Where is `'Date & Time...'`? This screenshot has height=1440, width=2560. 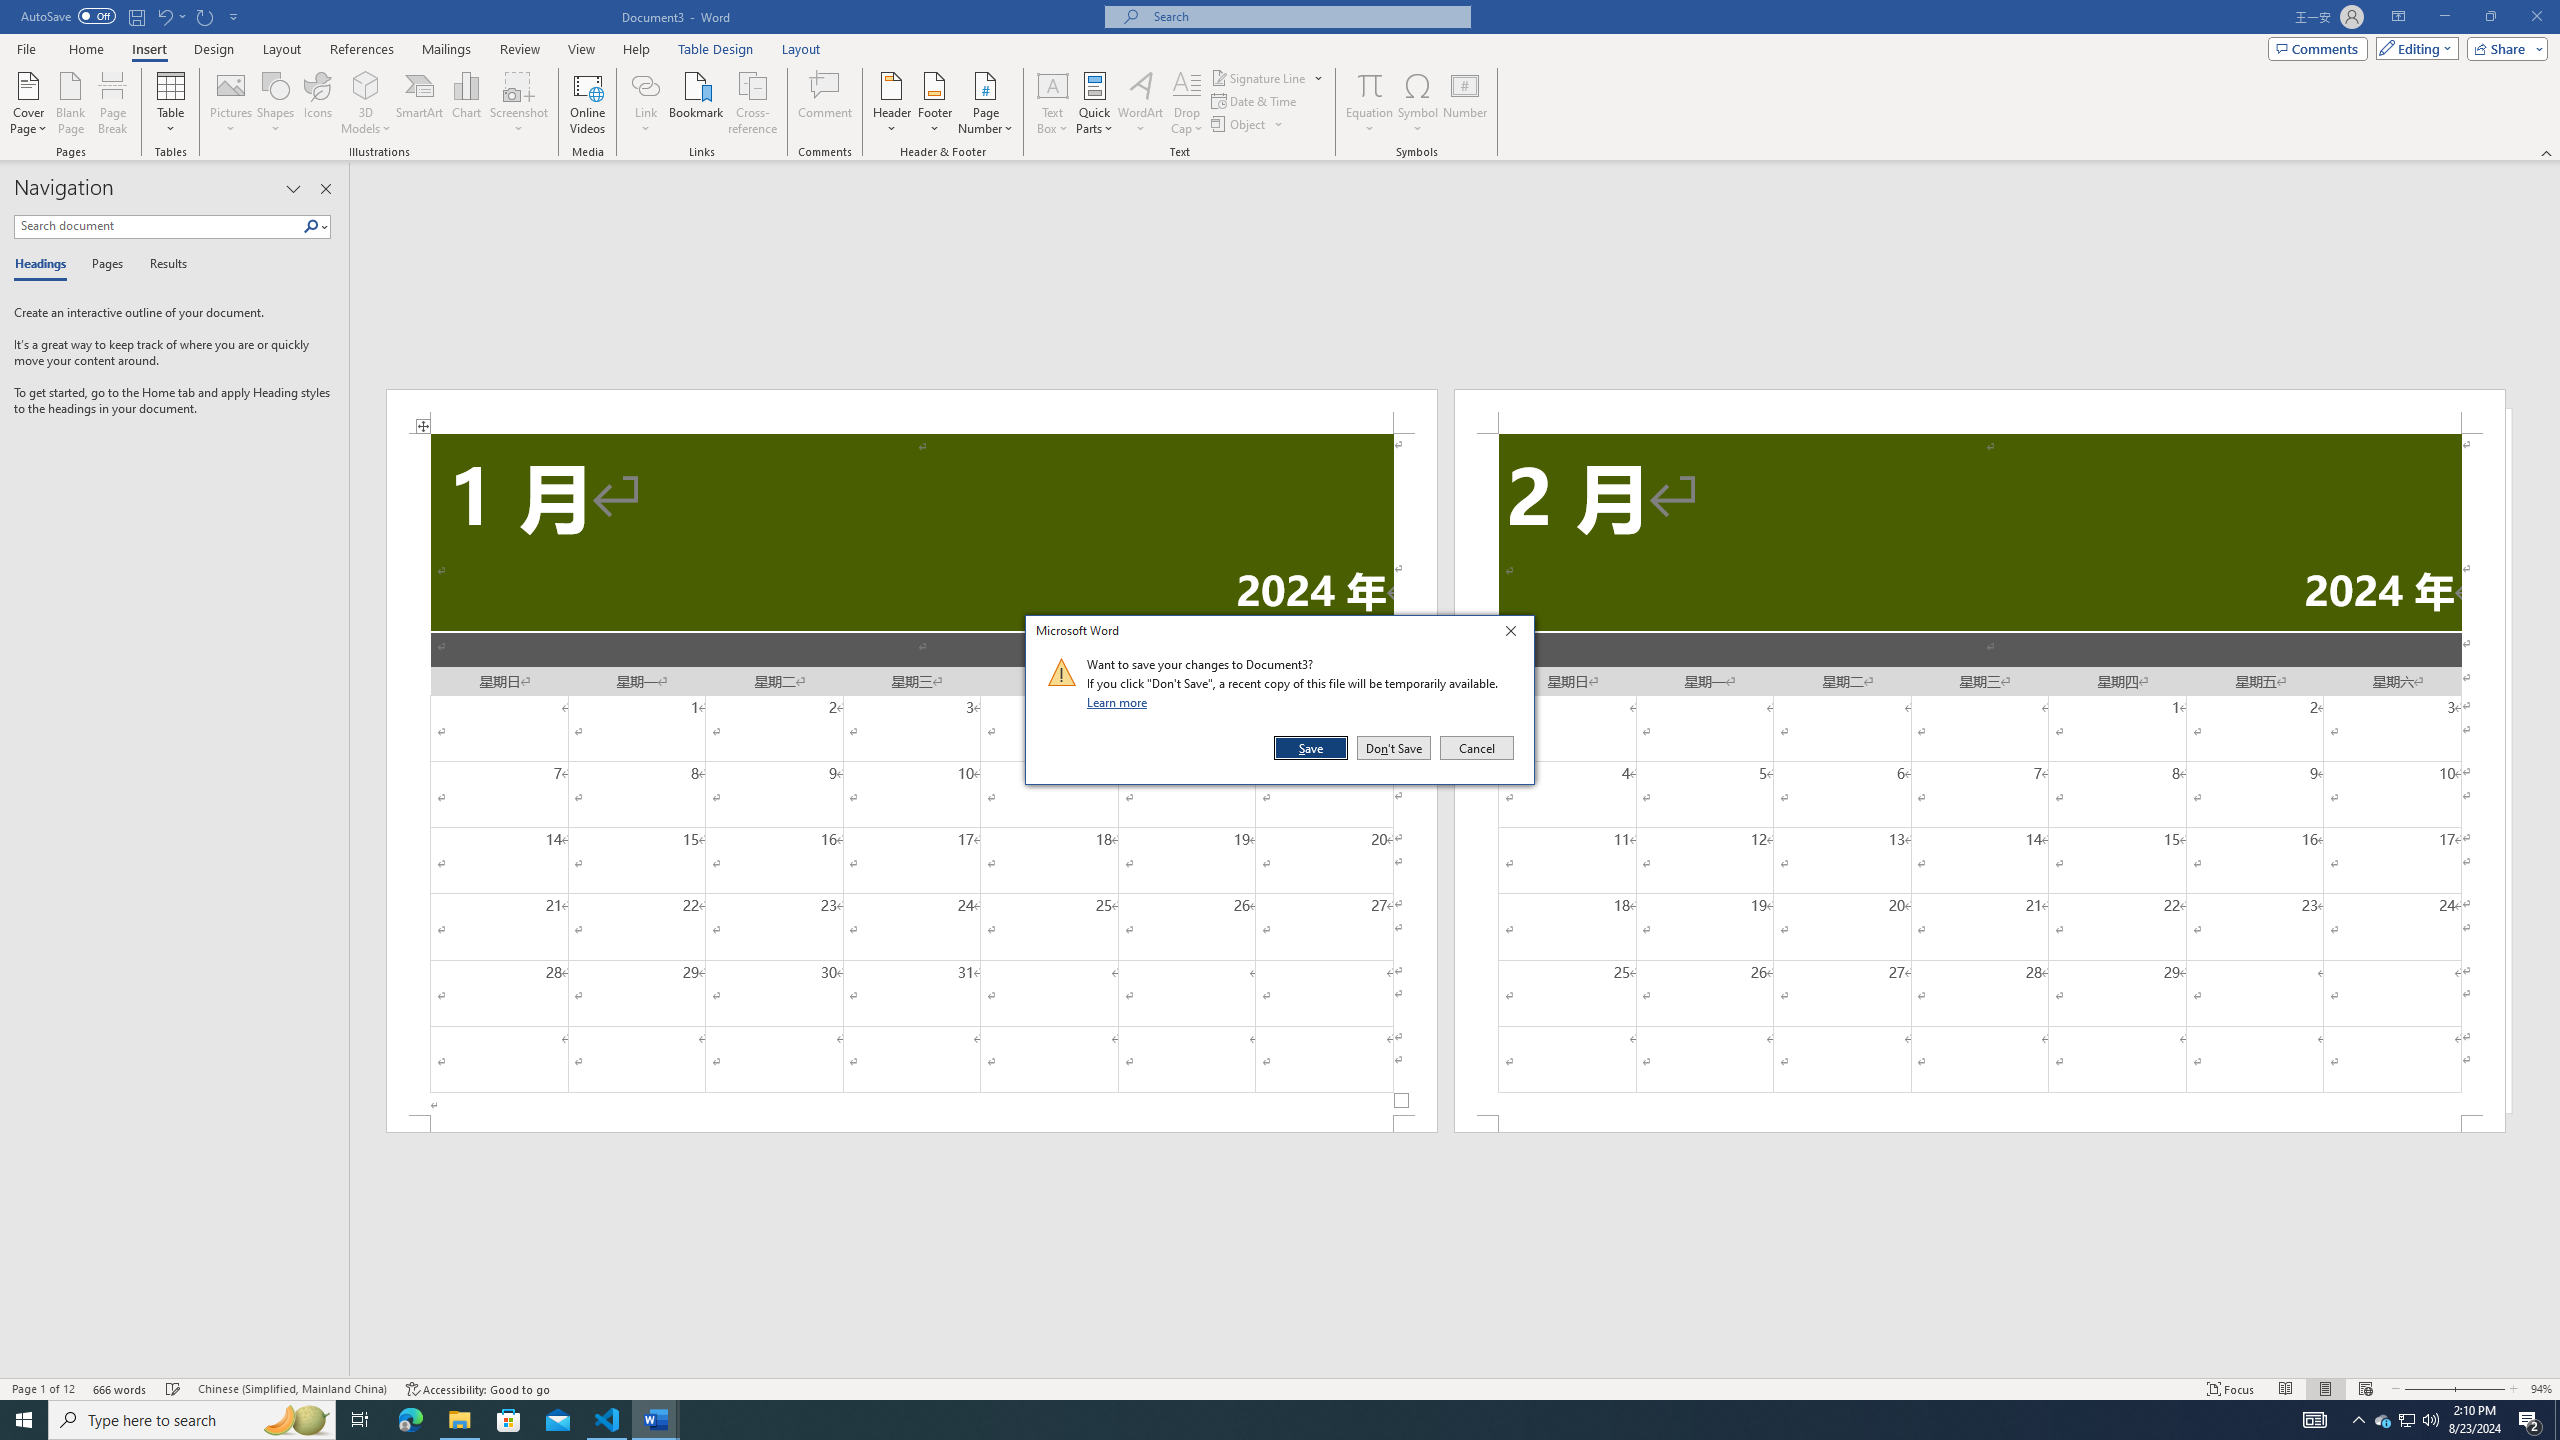 'Date & Time...' is located at coordinates (1255, 99).